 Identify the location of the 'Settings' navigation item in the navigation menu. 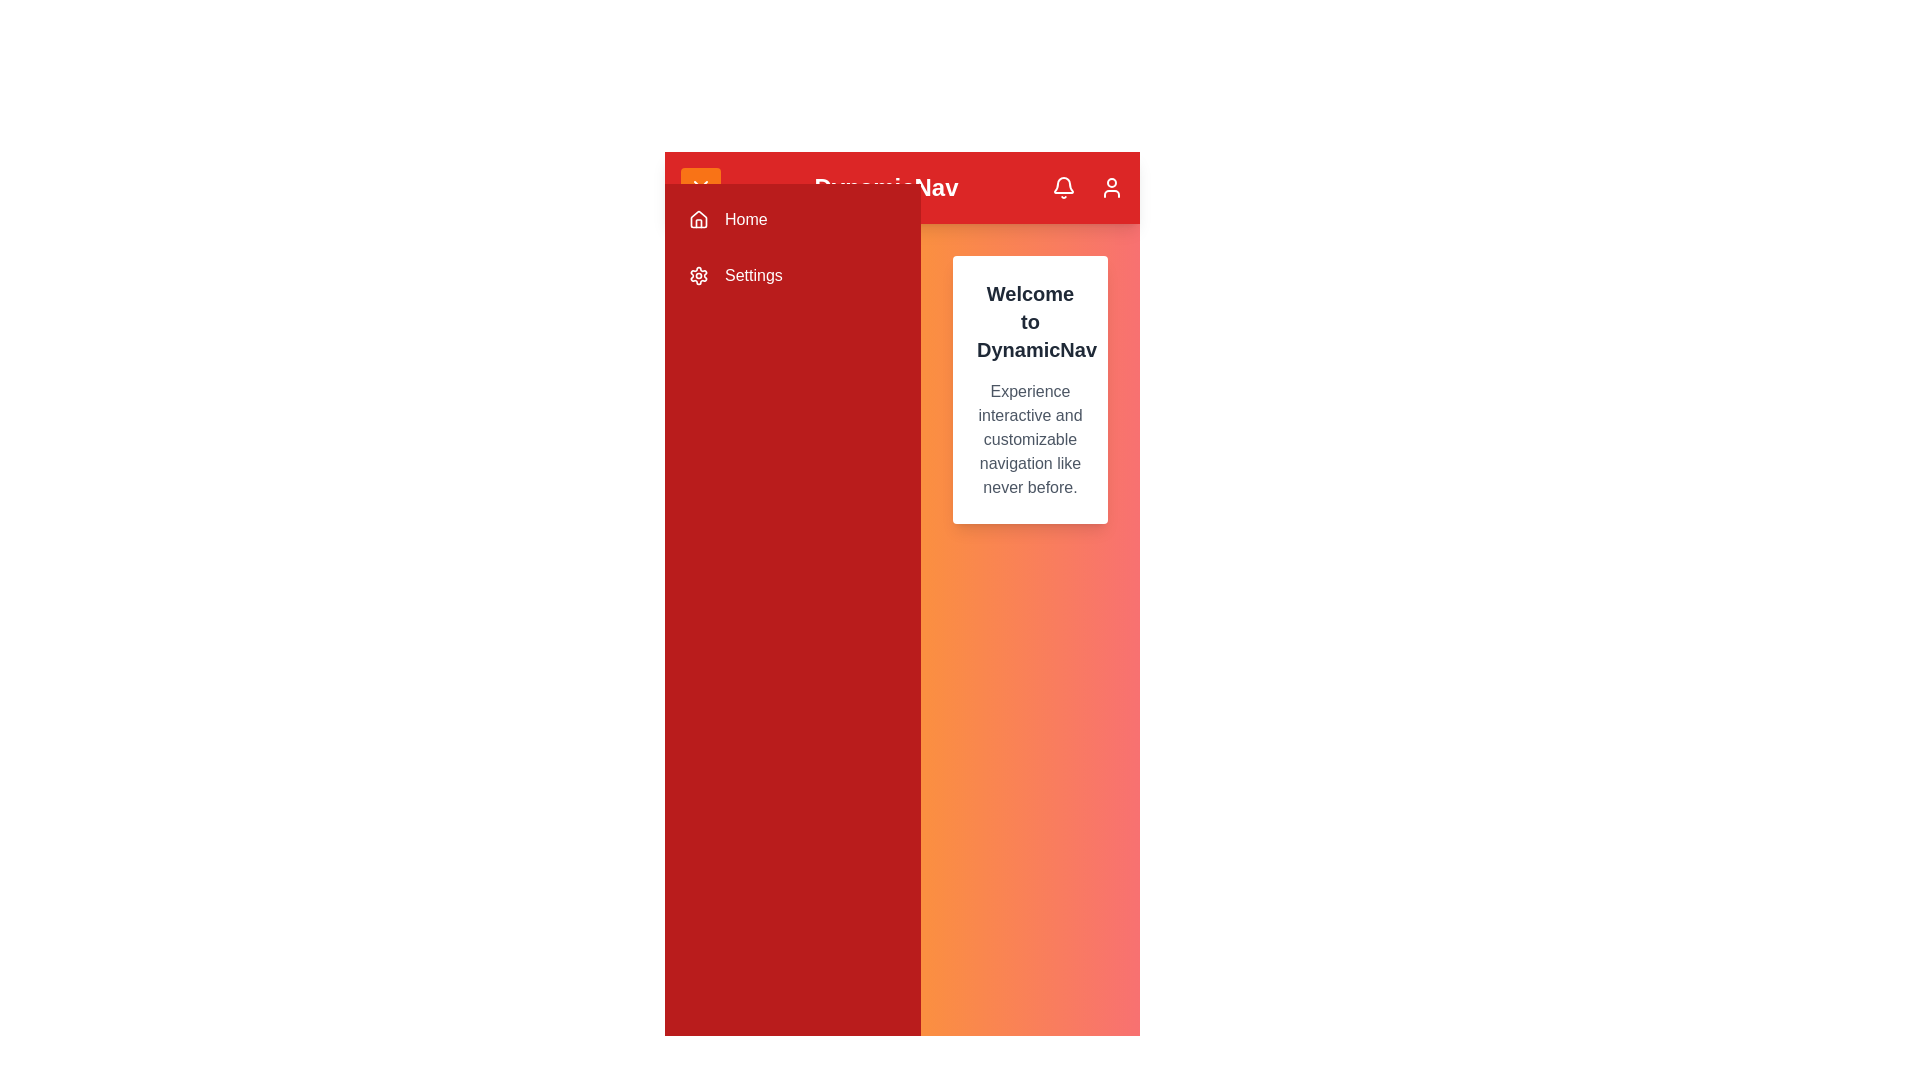
(791, 276).